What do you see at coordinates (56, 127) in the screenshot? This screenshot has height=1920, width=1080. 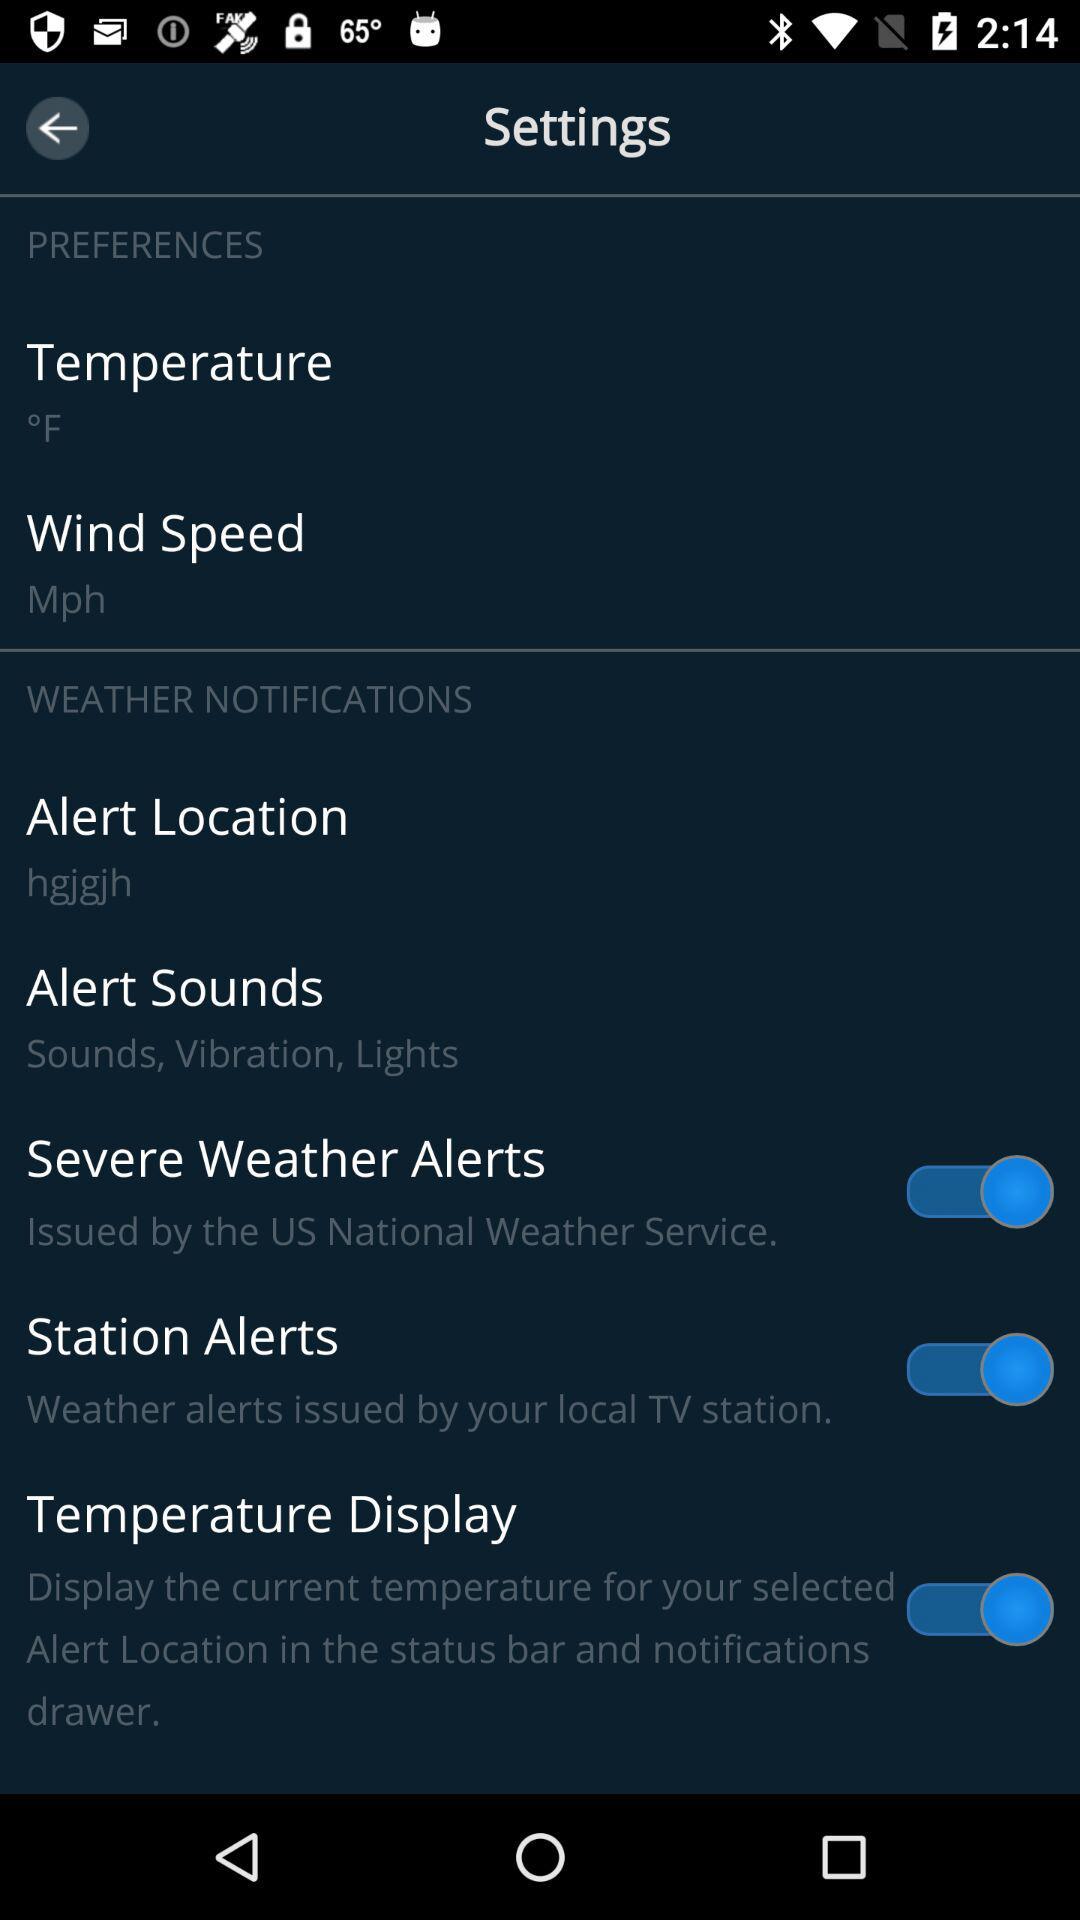 I see `the arrow_backward icon` at bounding box center [56, 127].